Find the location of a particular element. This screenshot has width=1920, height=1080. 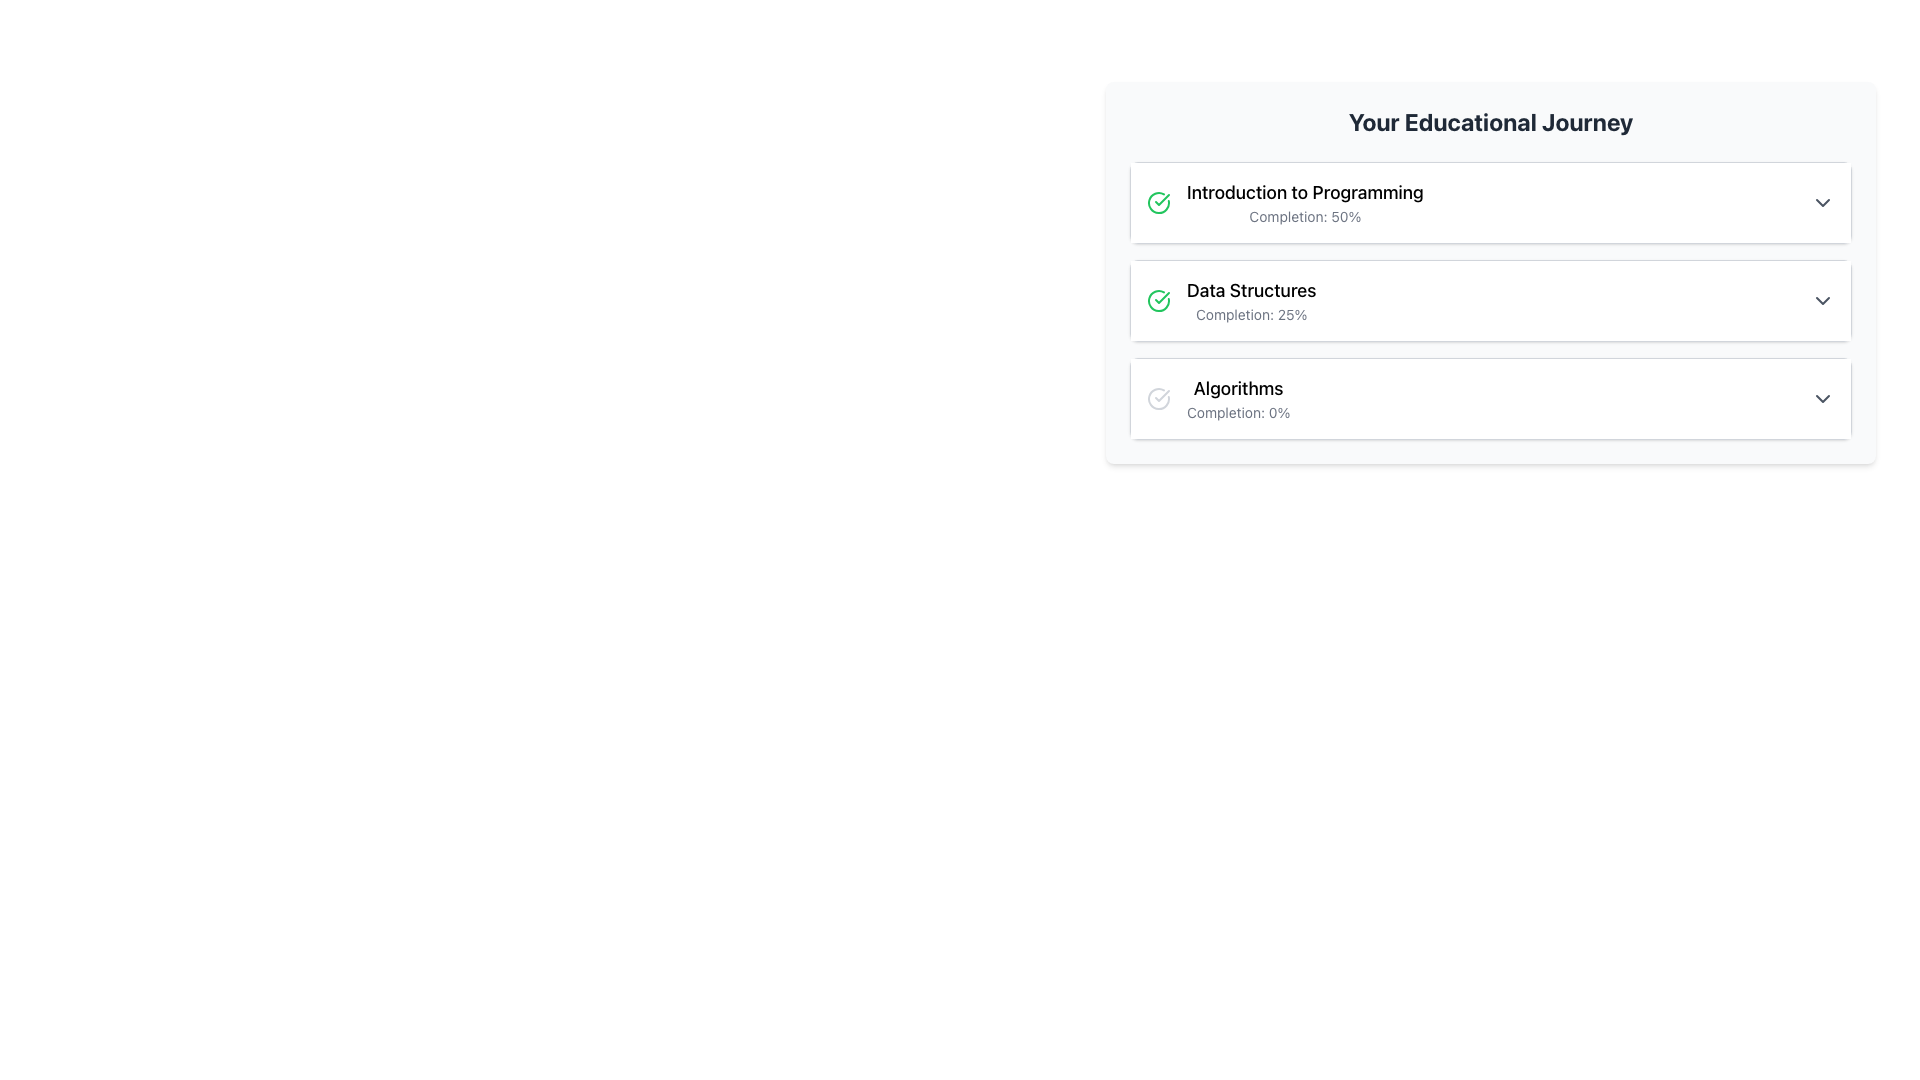

the progress indication label displaying 'Algorithms' and 'Completion: 0%' located in the 'Your Educational Journey' section is located at coordinates (1237, 398).